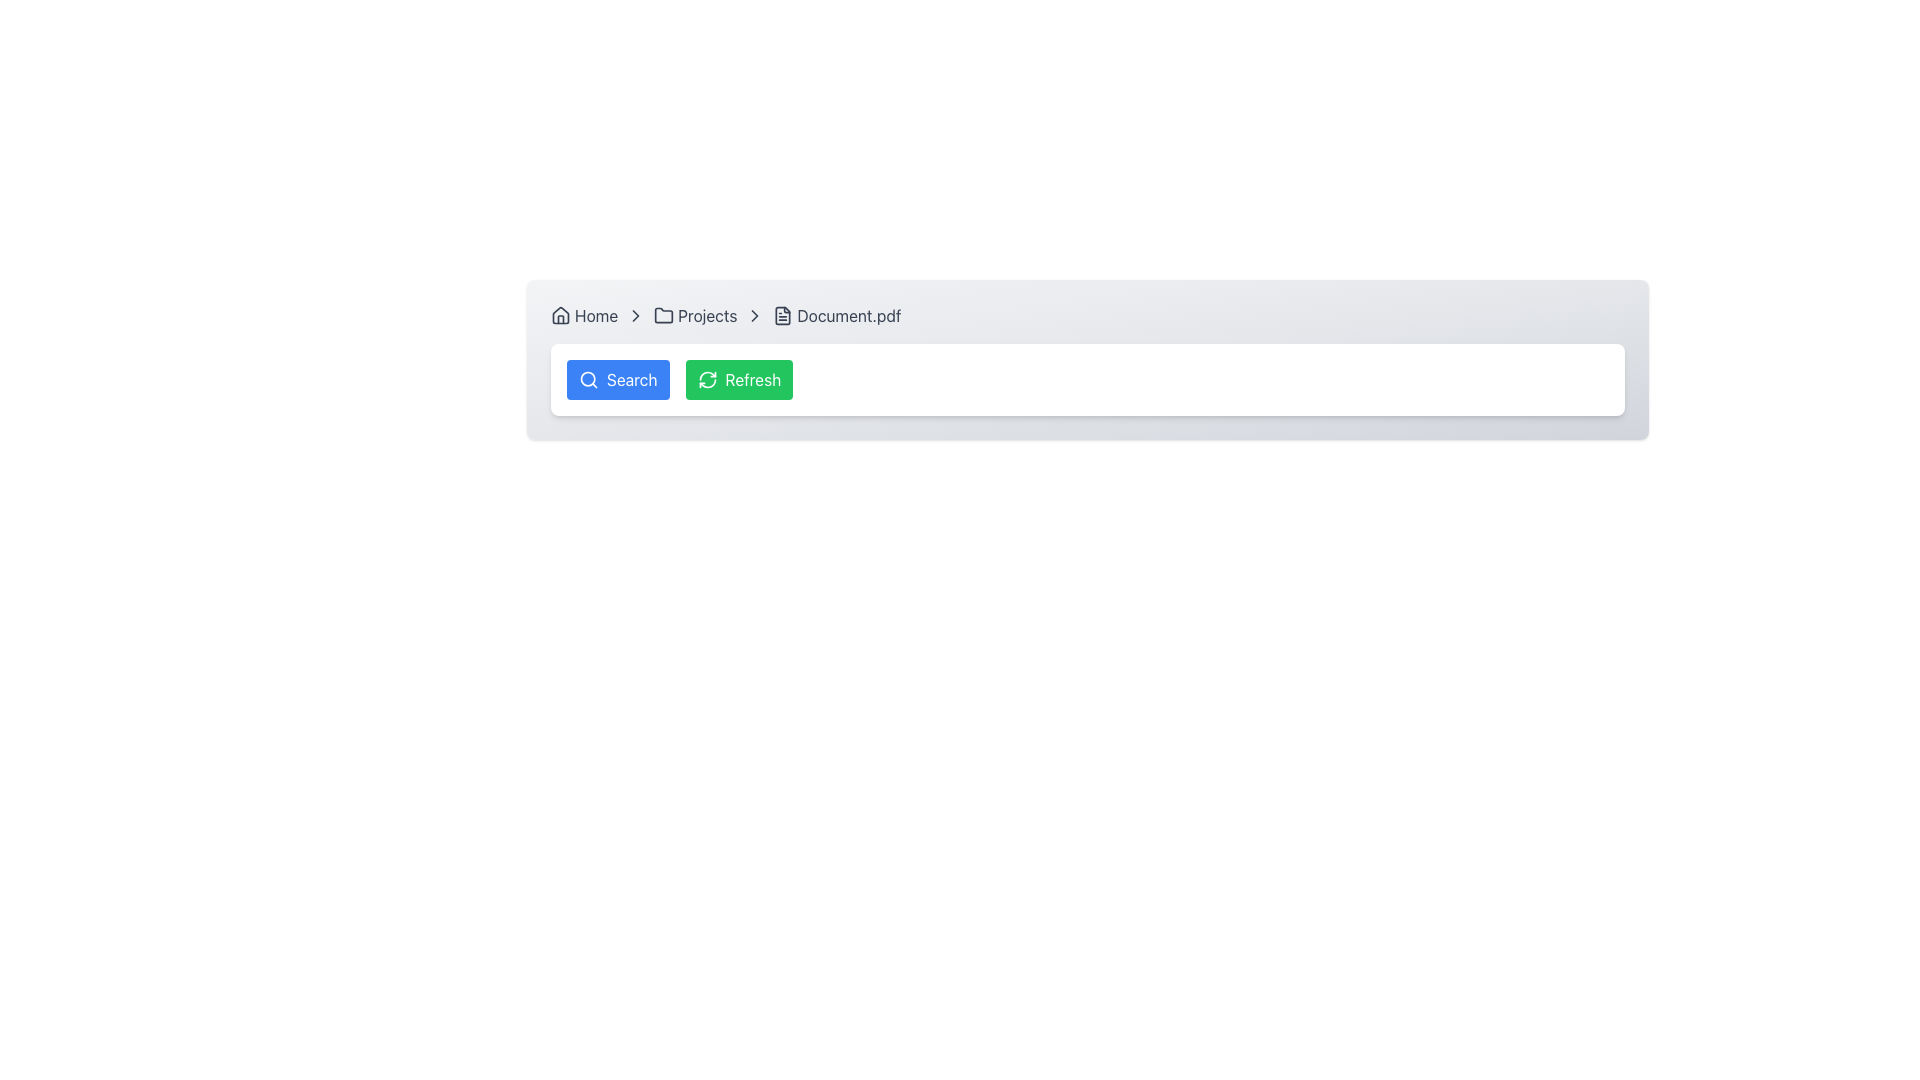 This screenshot has width=1920, height=1080. Describe the element at coordinates (617, 380) in the screenshot. I see `the blue 'Search' button with a white search icon and text for keyboard interaction` at that location.